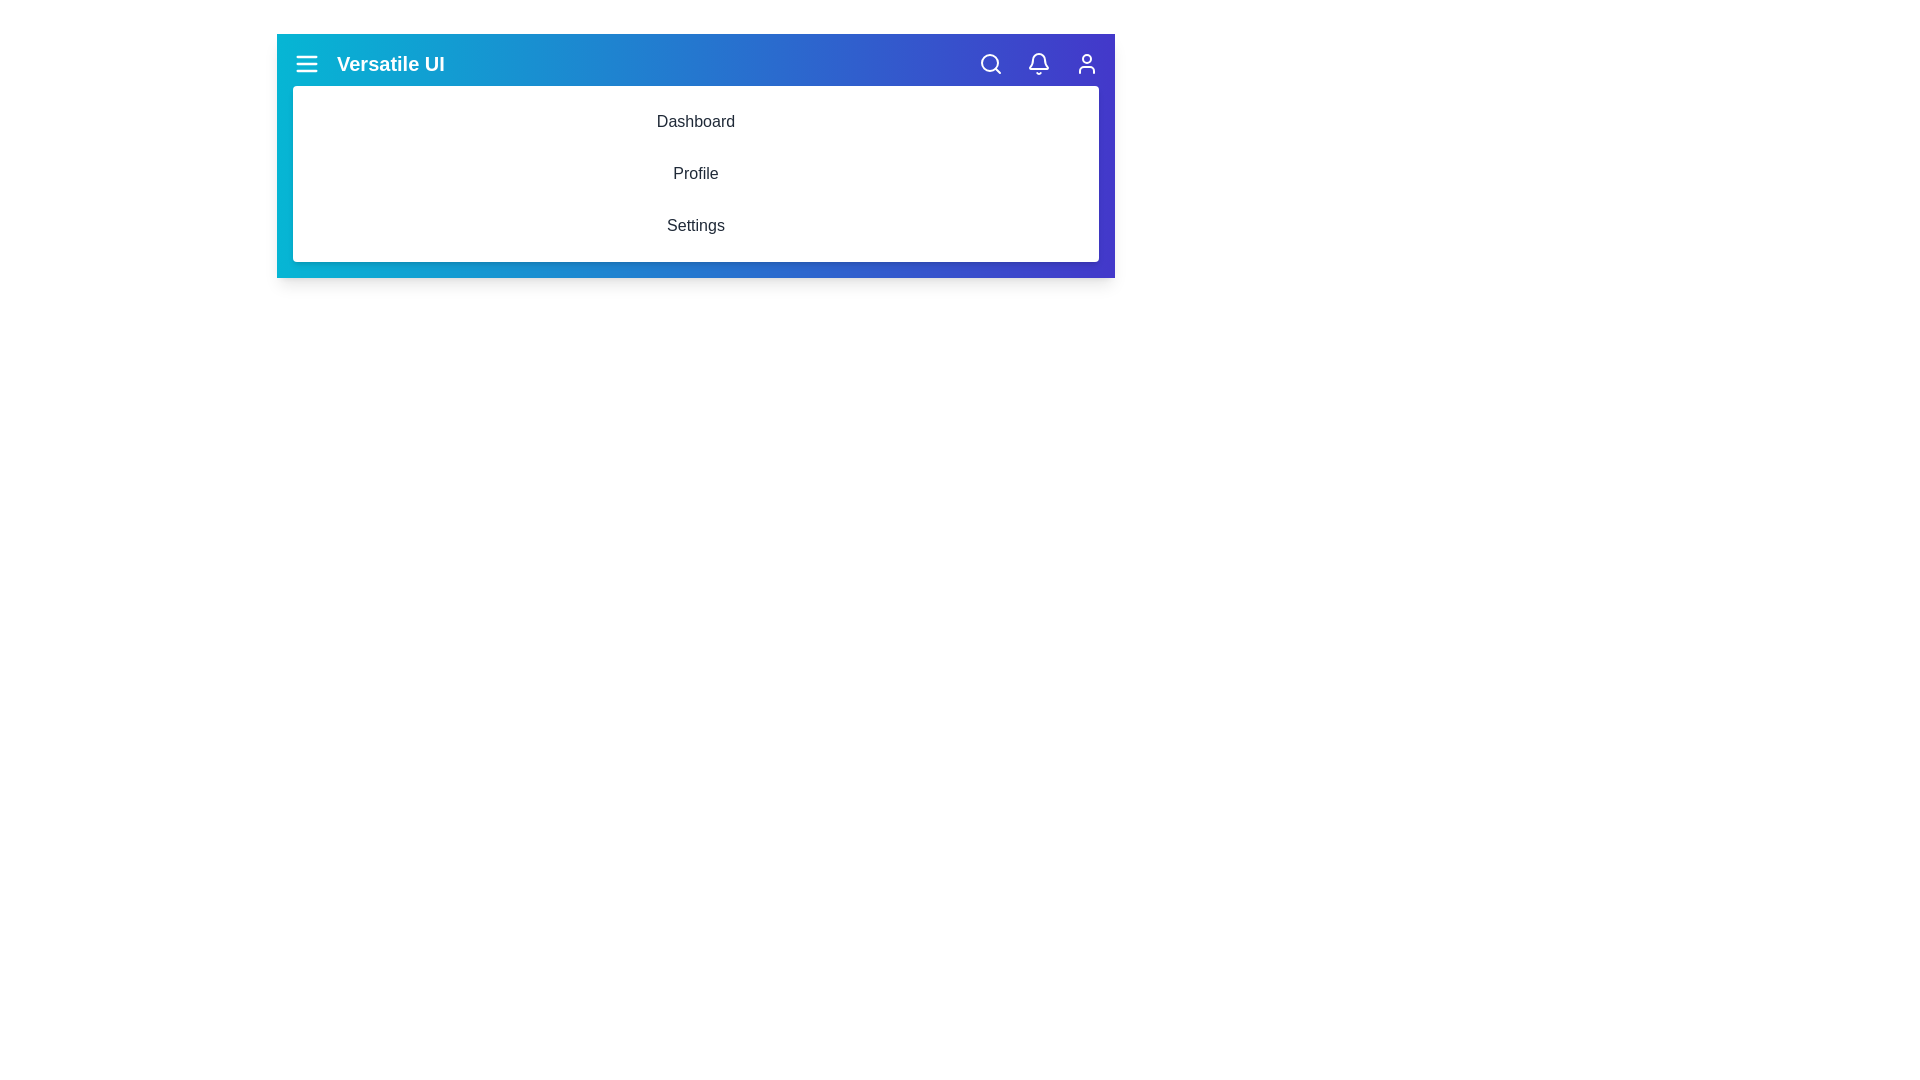  I want to click on the 'Settings' link to navigate to the Settings page, so click(696, 225).